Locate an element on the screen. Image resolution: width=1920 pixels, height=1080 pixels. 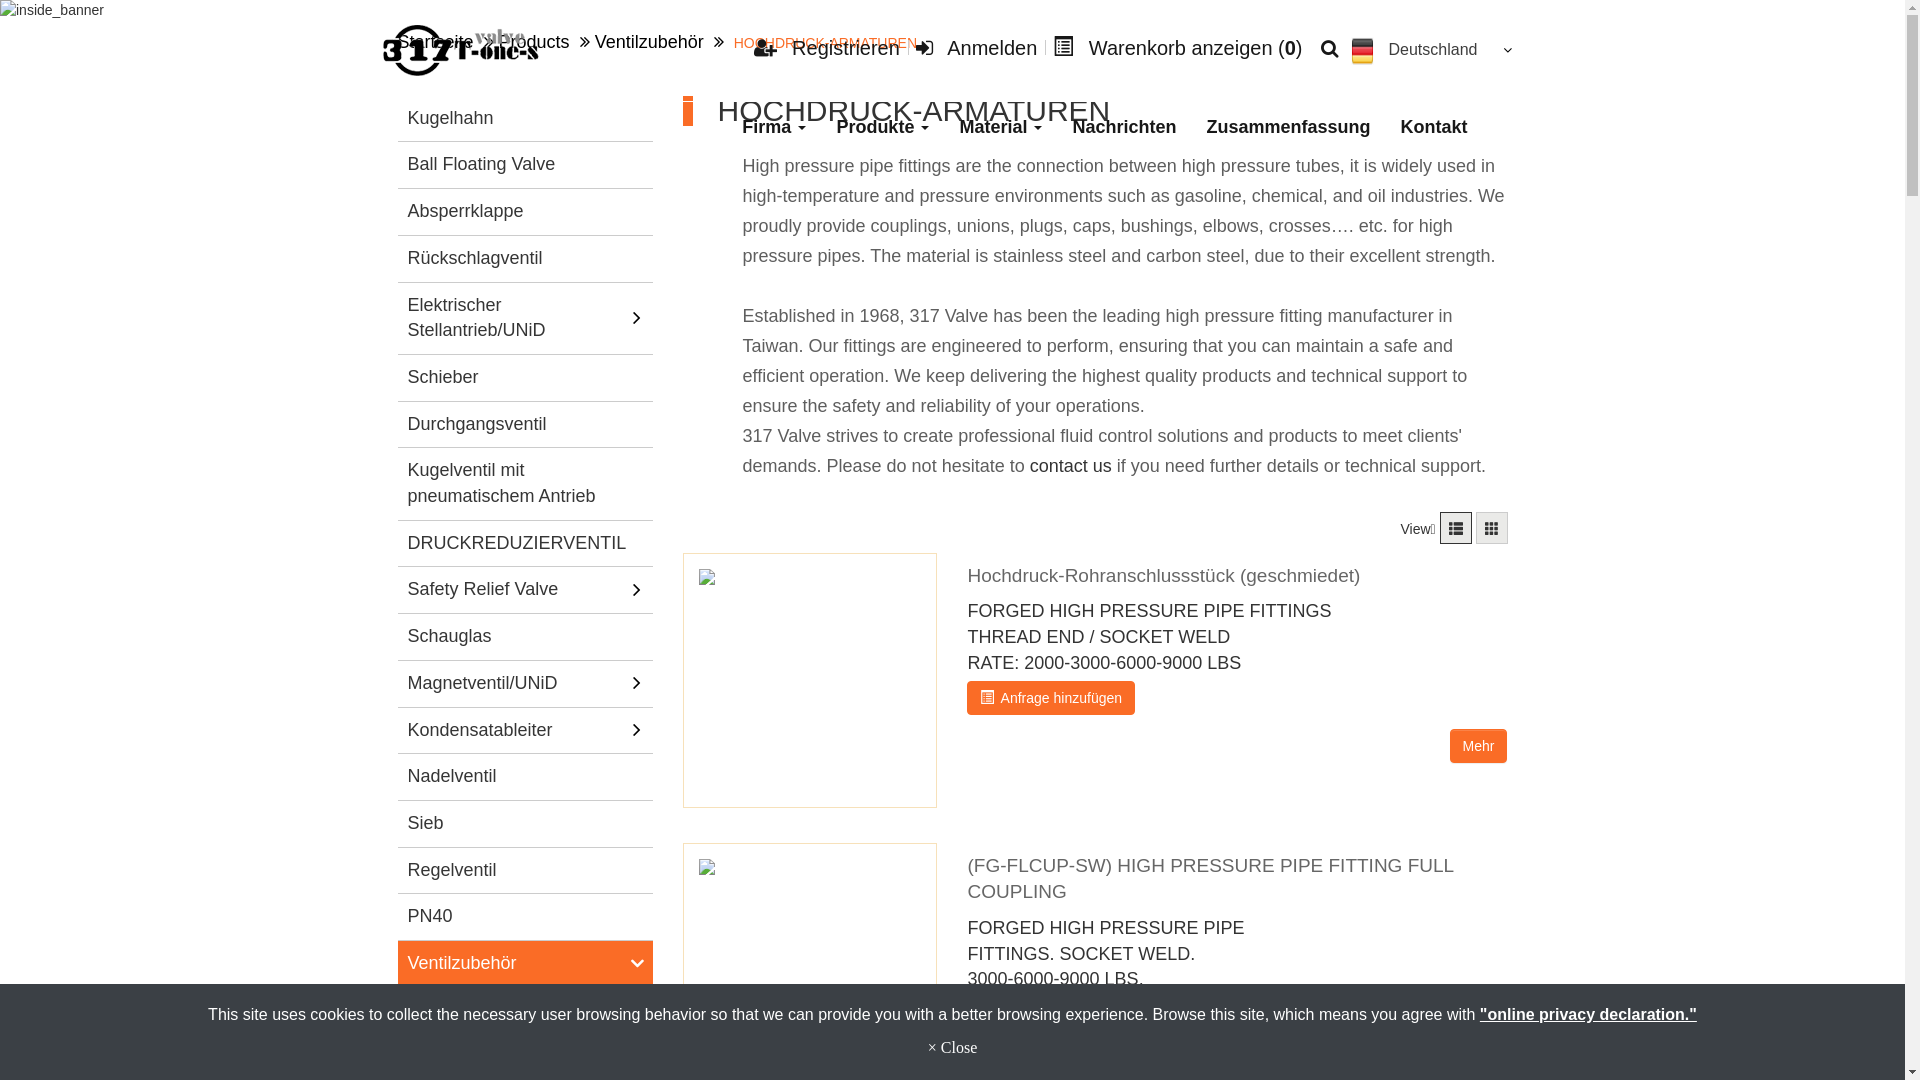
'Kondensatableiter' is located at coordinates (513, 731).